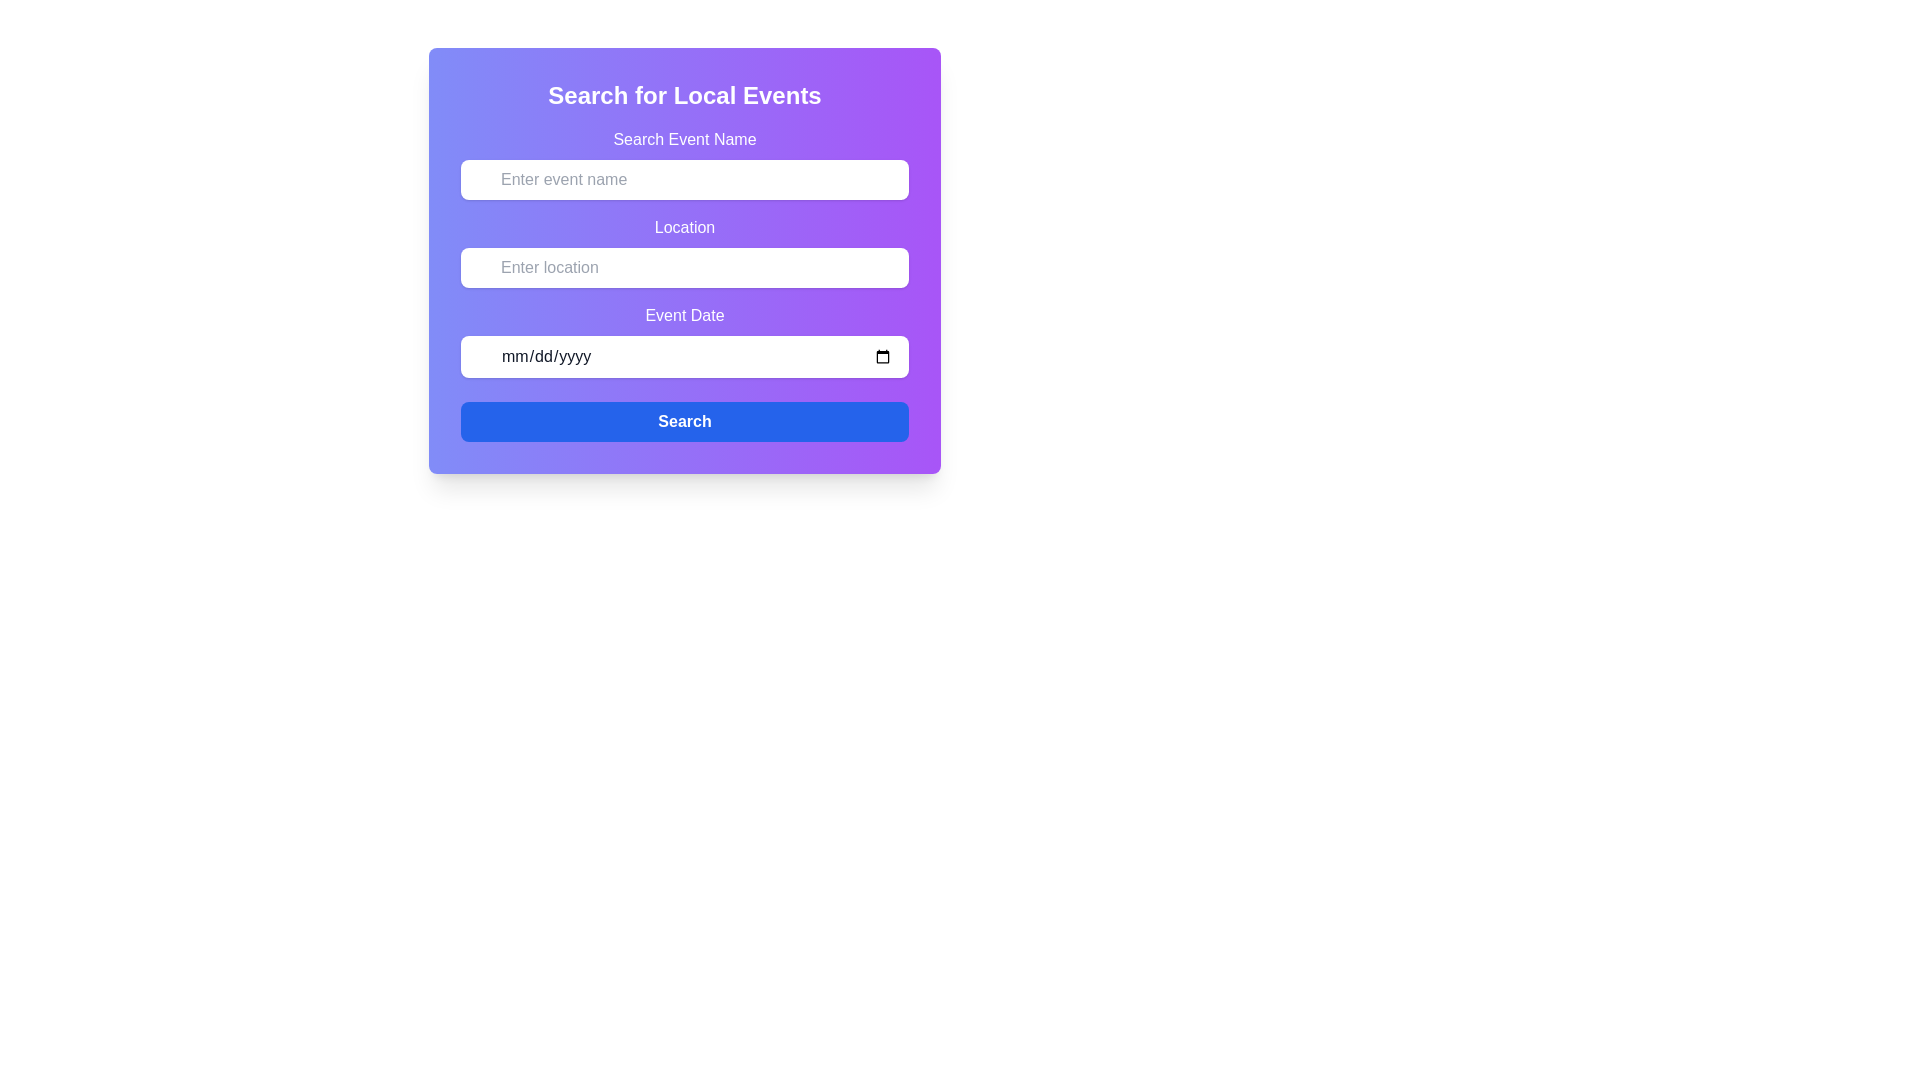  Describe the element at coordinates (685, 315) in the screenshot. I see `the 'Event Date' label, which indicates the input field for specifying the event date, located beneath the 'Location' input field and above the date picker field` at that location.